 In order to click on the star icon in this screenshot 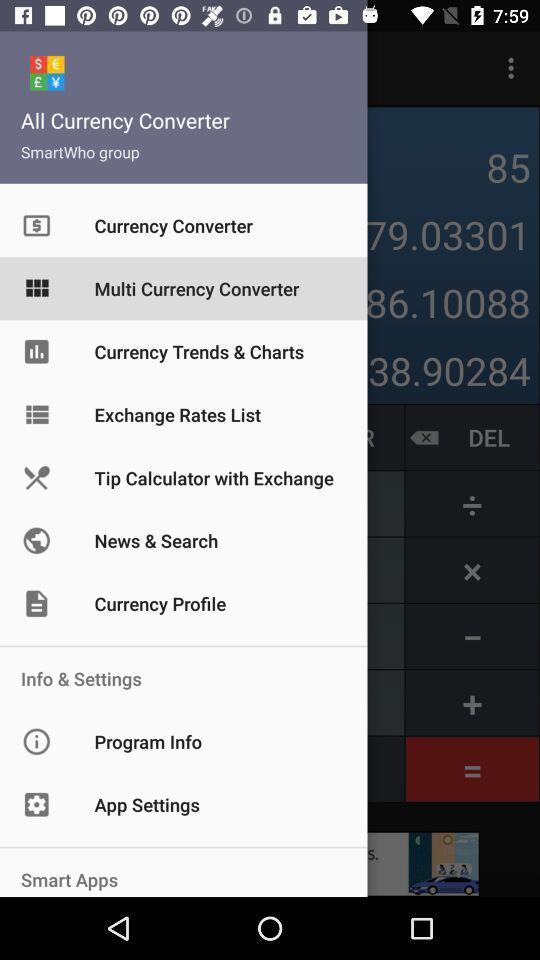, I will do `click(18, 166)`.